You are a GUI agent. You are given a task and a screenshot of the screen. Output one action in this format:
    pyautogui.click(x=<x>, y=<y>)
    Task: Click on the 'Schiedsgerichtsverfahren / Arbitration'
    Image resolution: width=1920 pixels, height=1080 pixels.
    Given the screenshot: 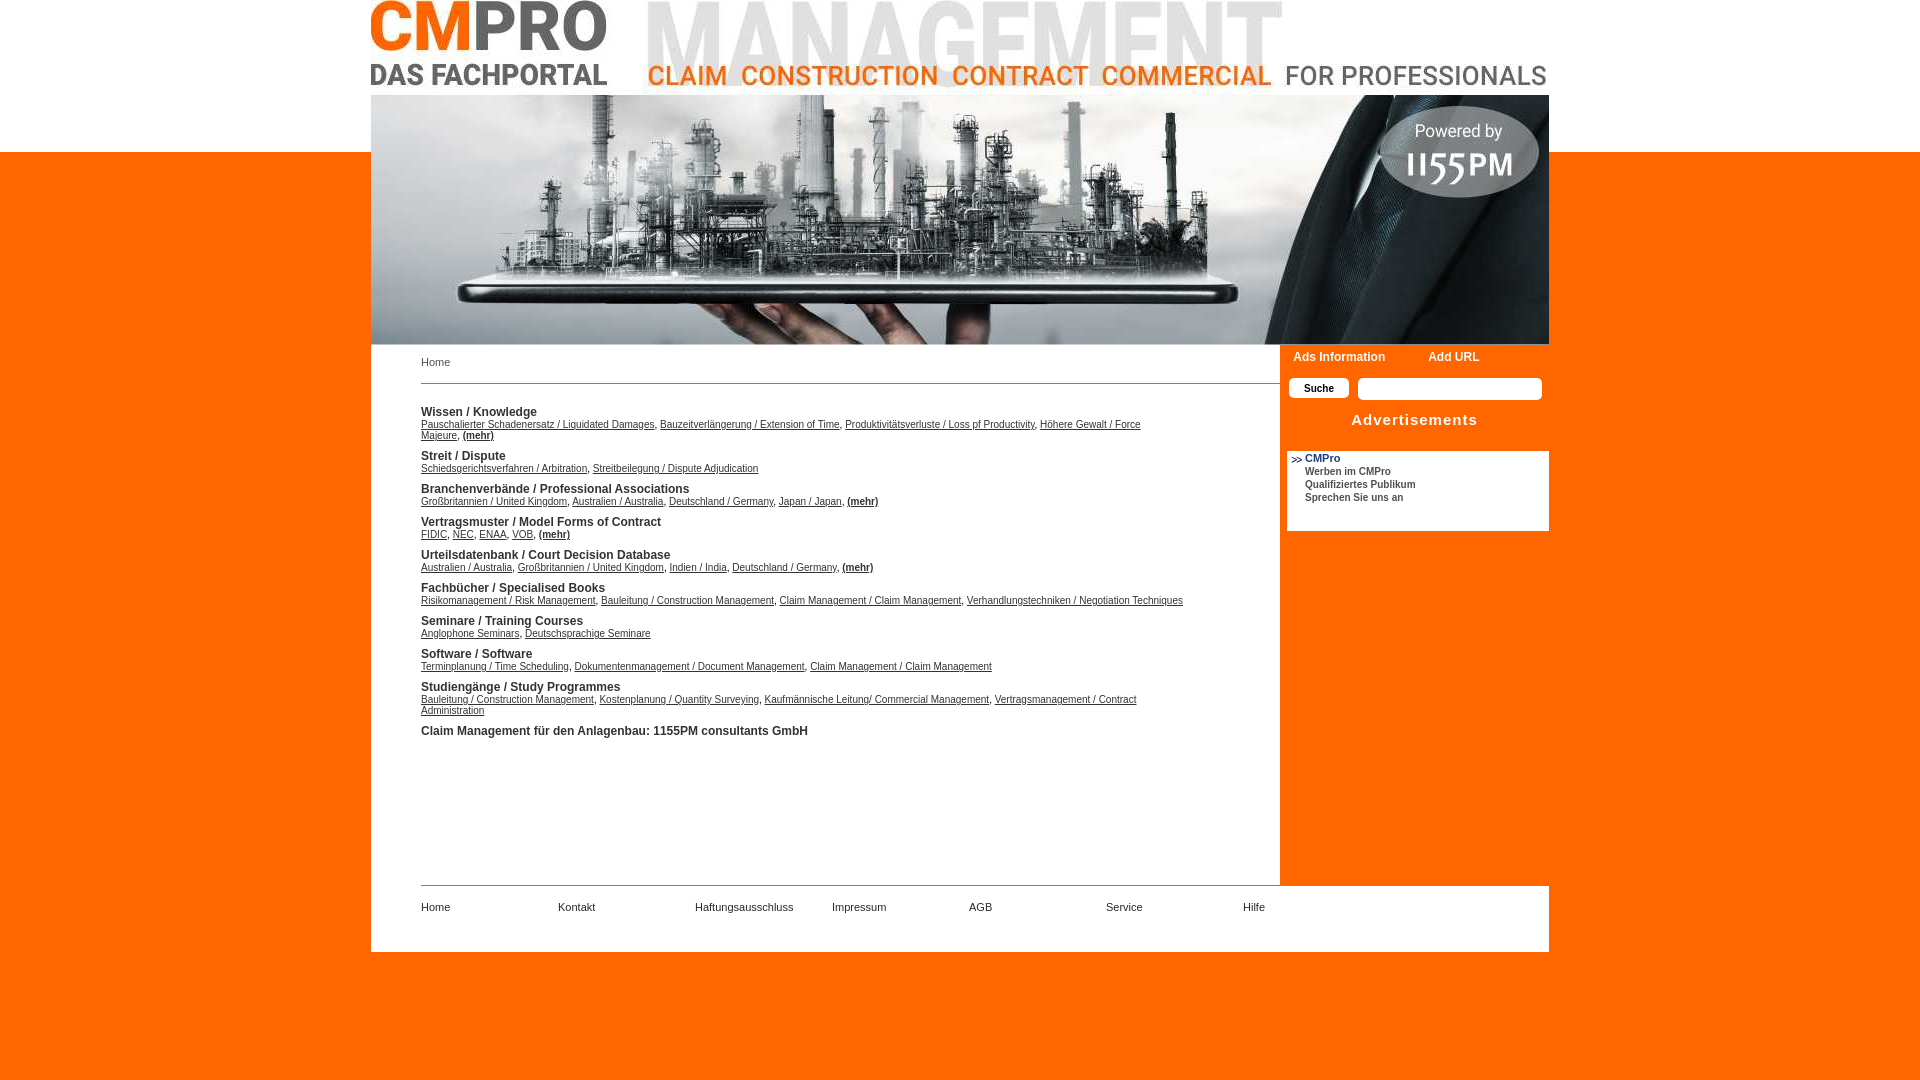 What is the action you would take?
    pyautogui.click(x=504, y=468)
    